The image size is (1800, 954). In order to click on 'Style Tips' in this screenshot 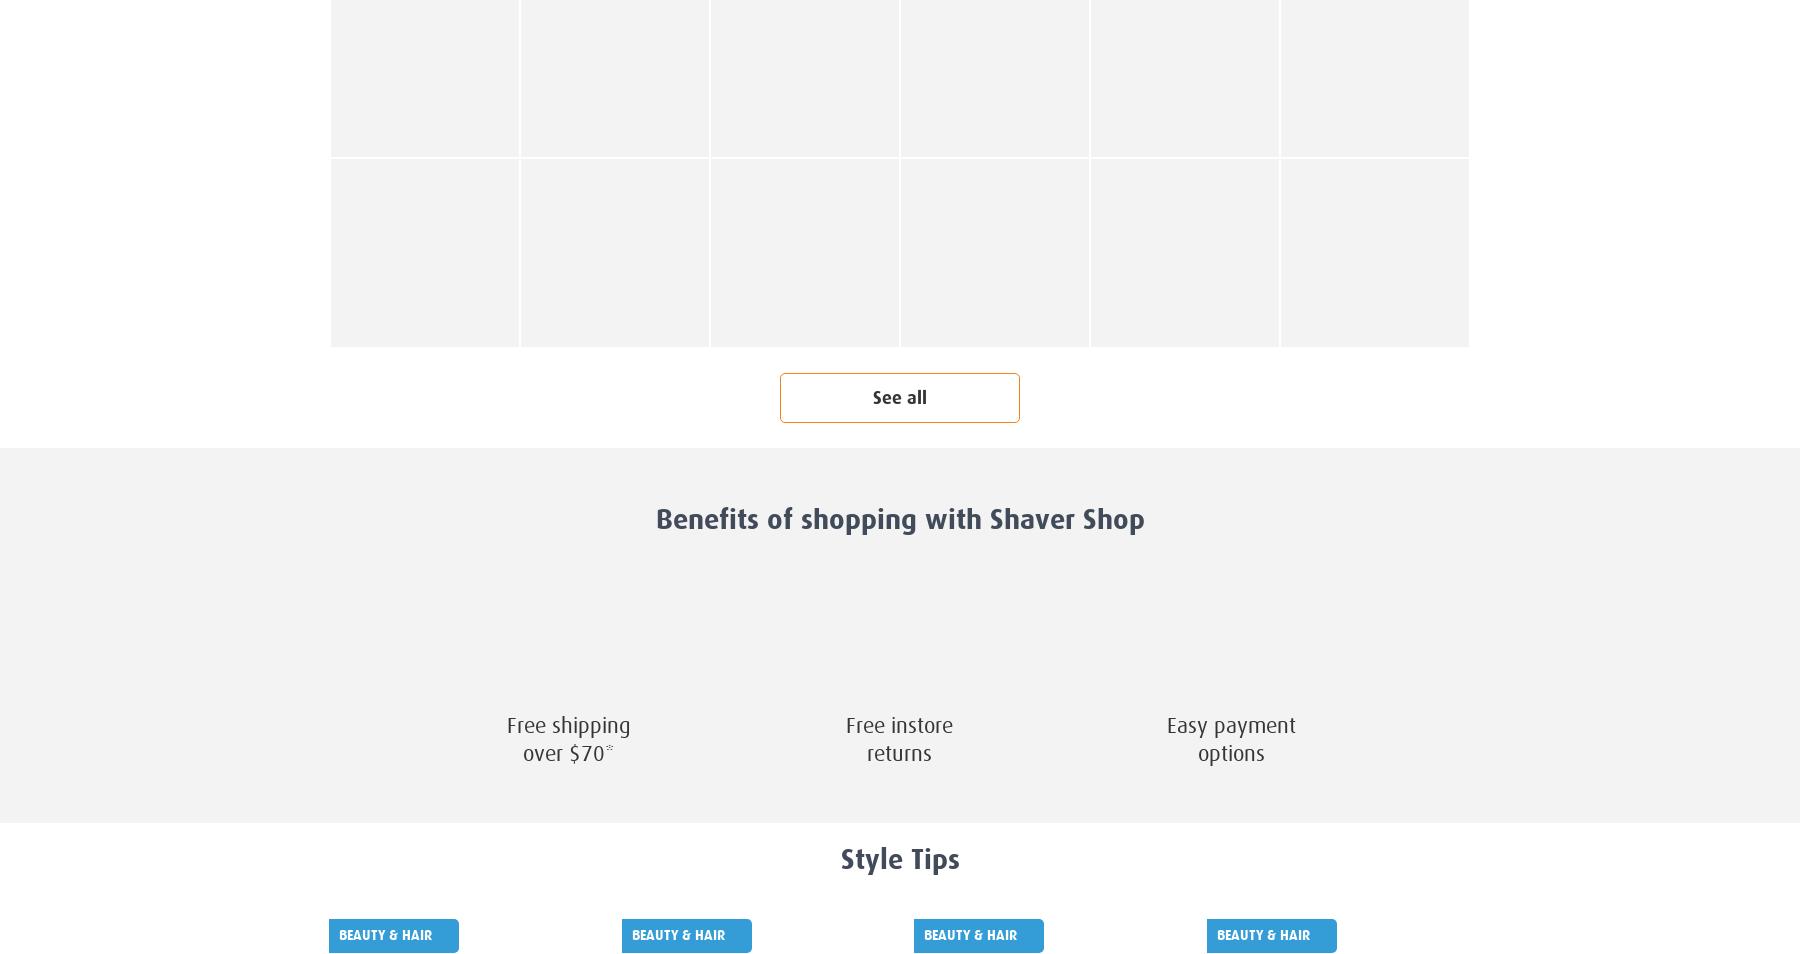, I will do `click(899, 860)`.